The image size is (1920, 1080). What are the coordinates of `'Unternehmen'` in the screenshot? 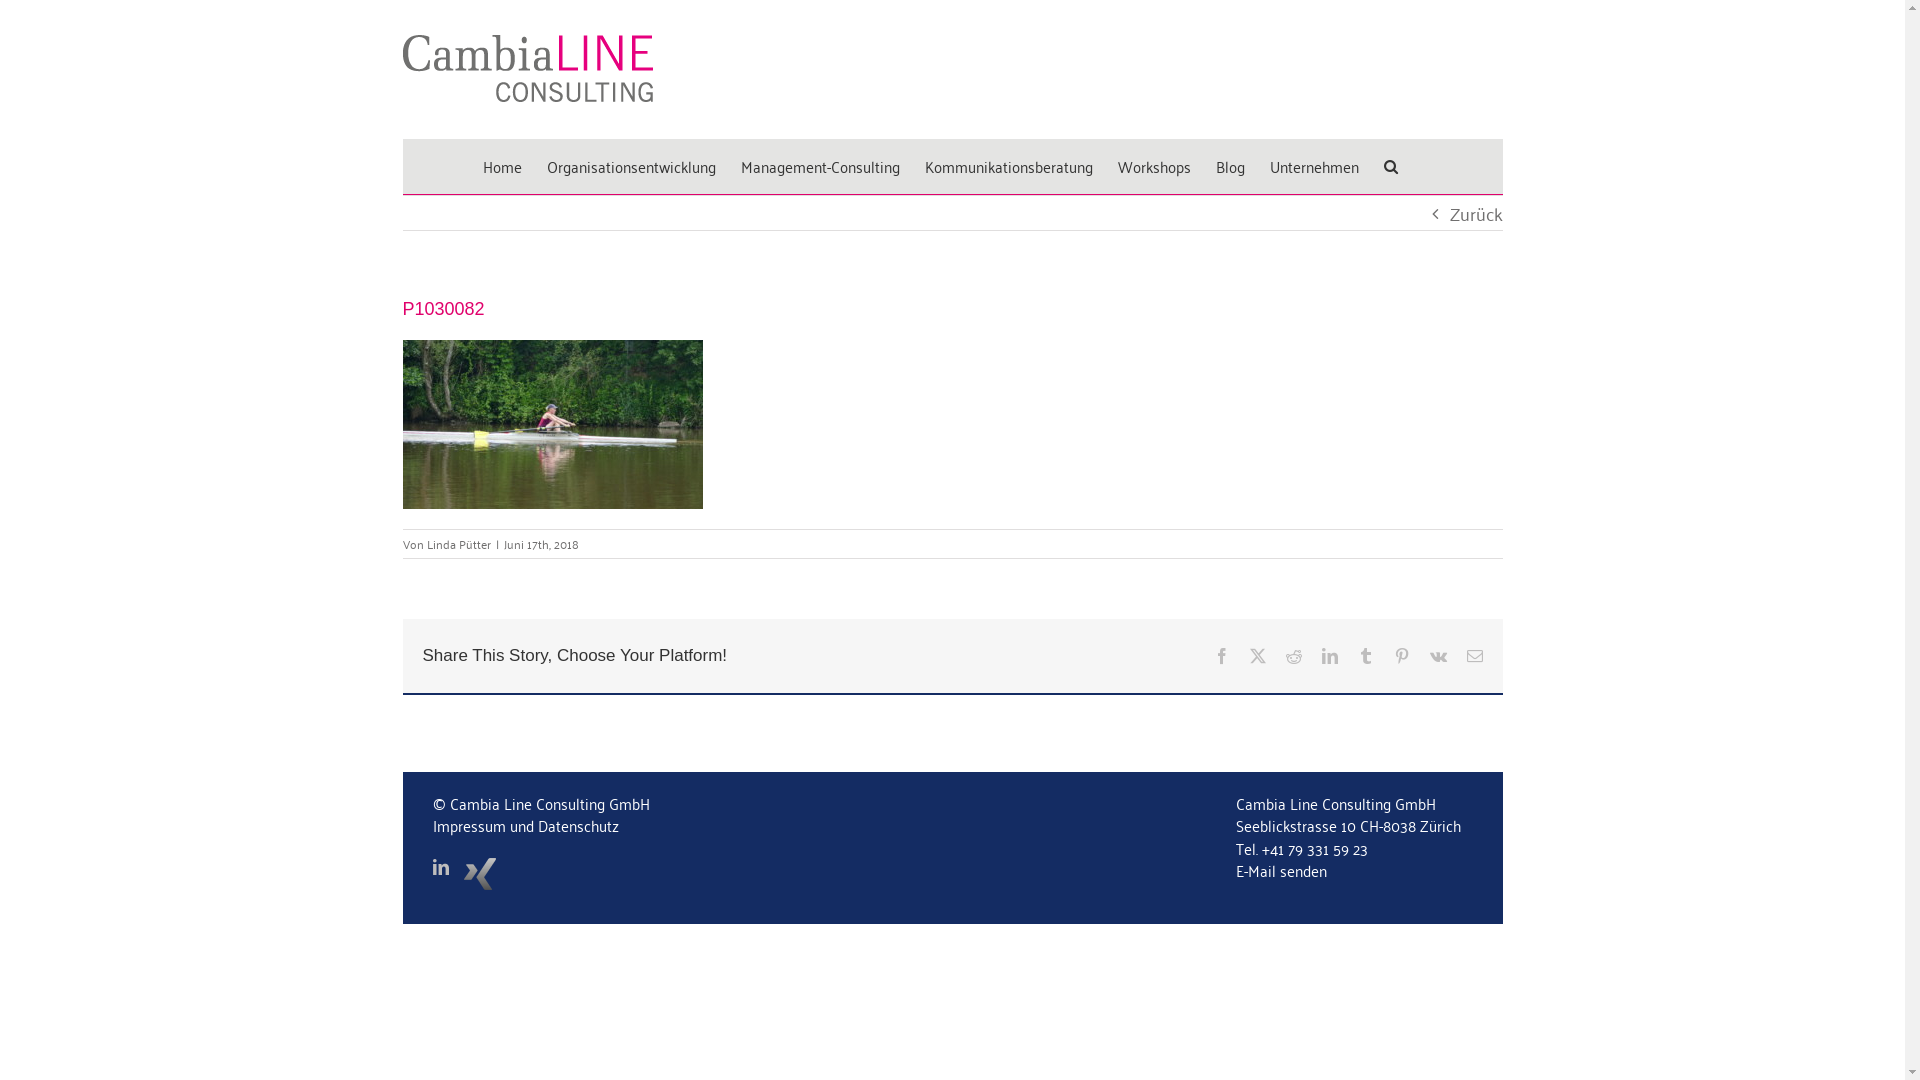 It's located at (1314, 165).